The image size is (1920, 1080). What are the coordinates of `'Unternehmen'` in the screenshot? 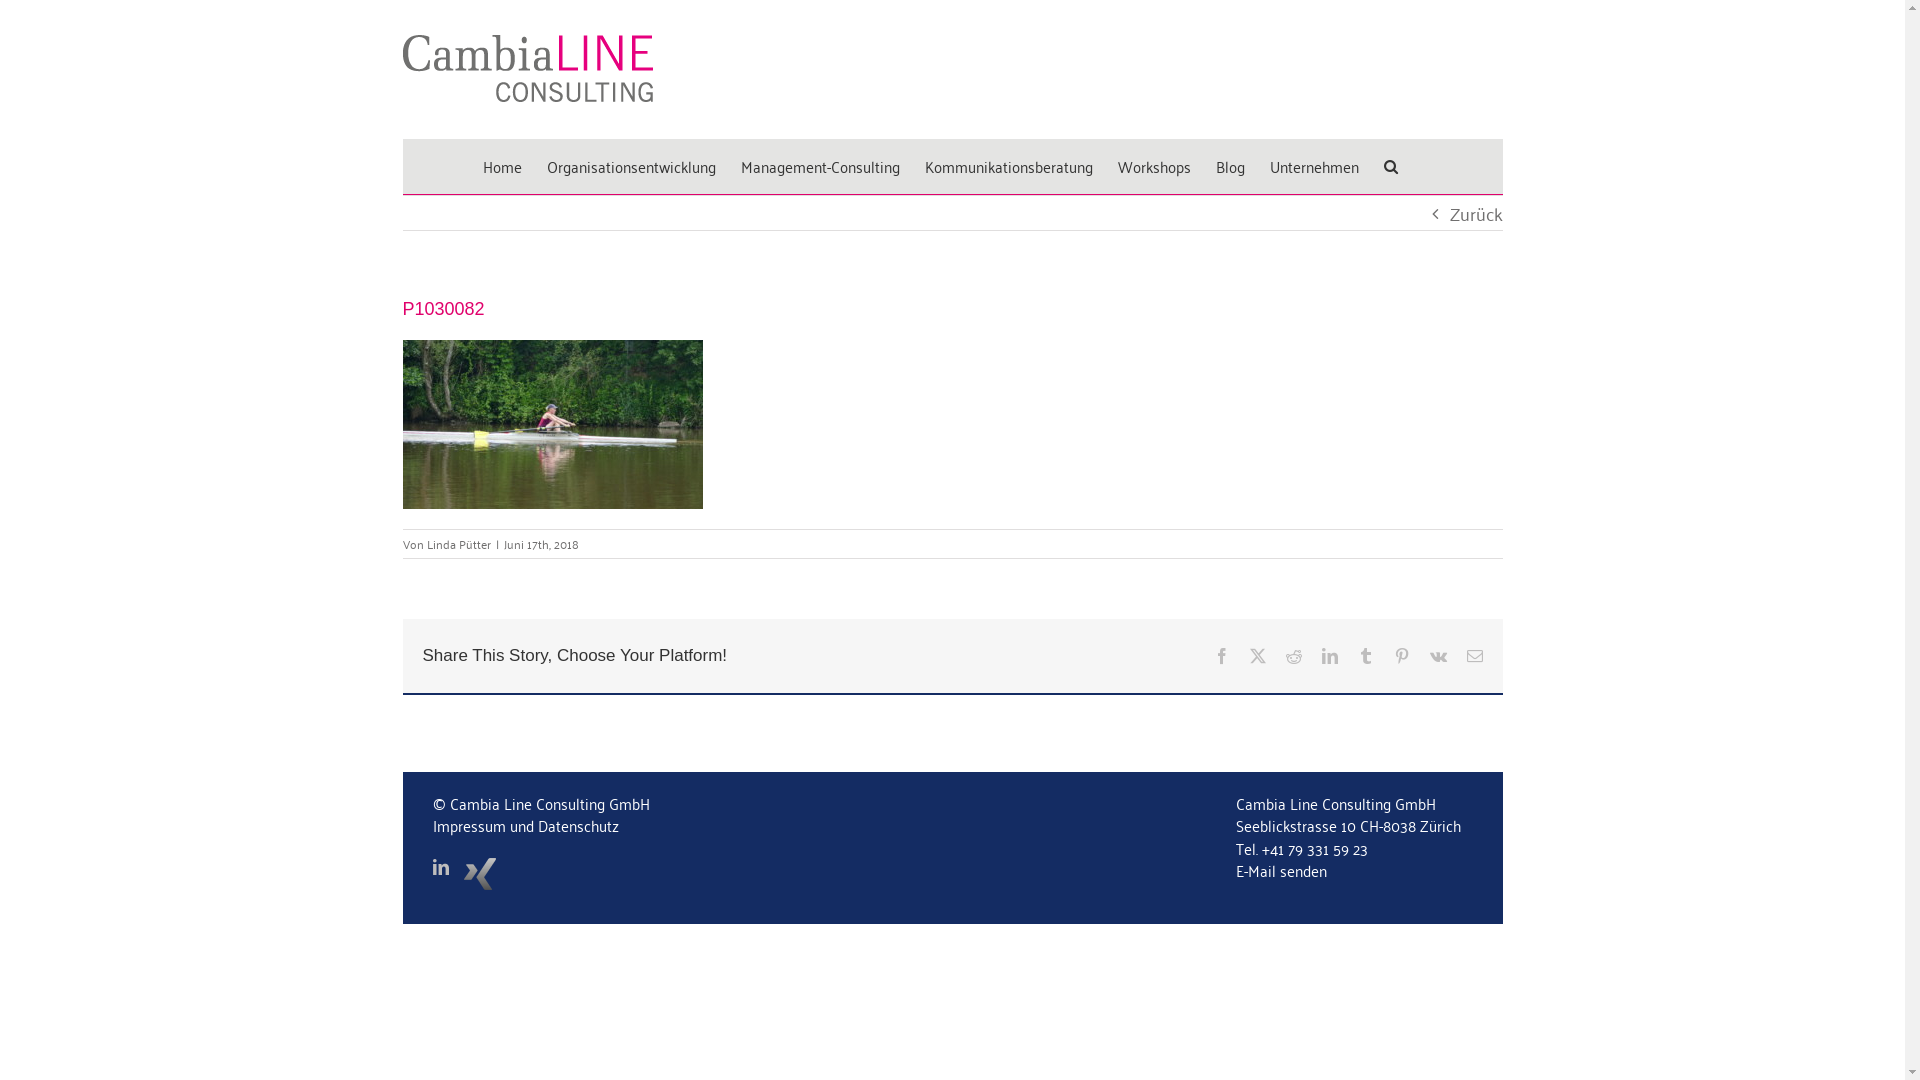 It's located at (1314, 165).